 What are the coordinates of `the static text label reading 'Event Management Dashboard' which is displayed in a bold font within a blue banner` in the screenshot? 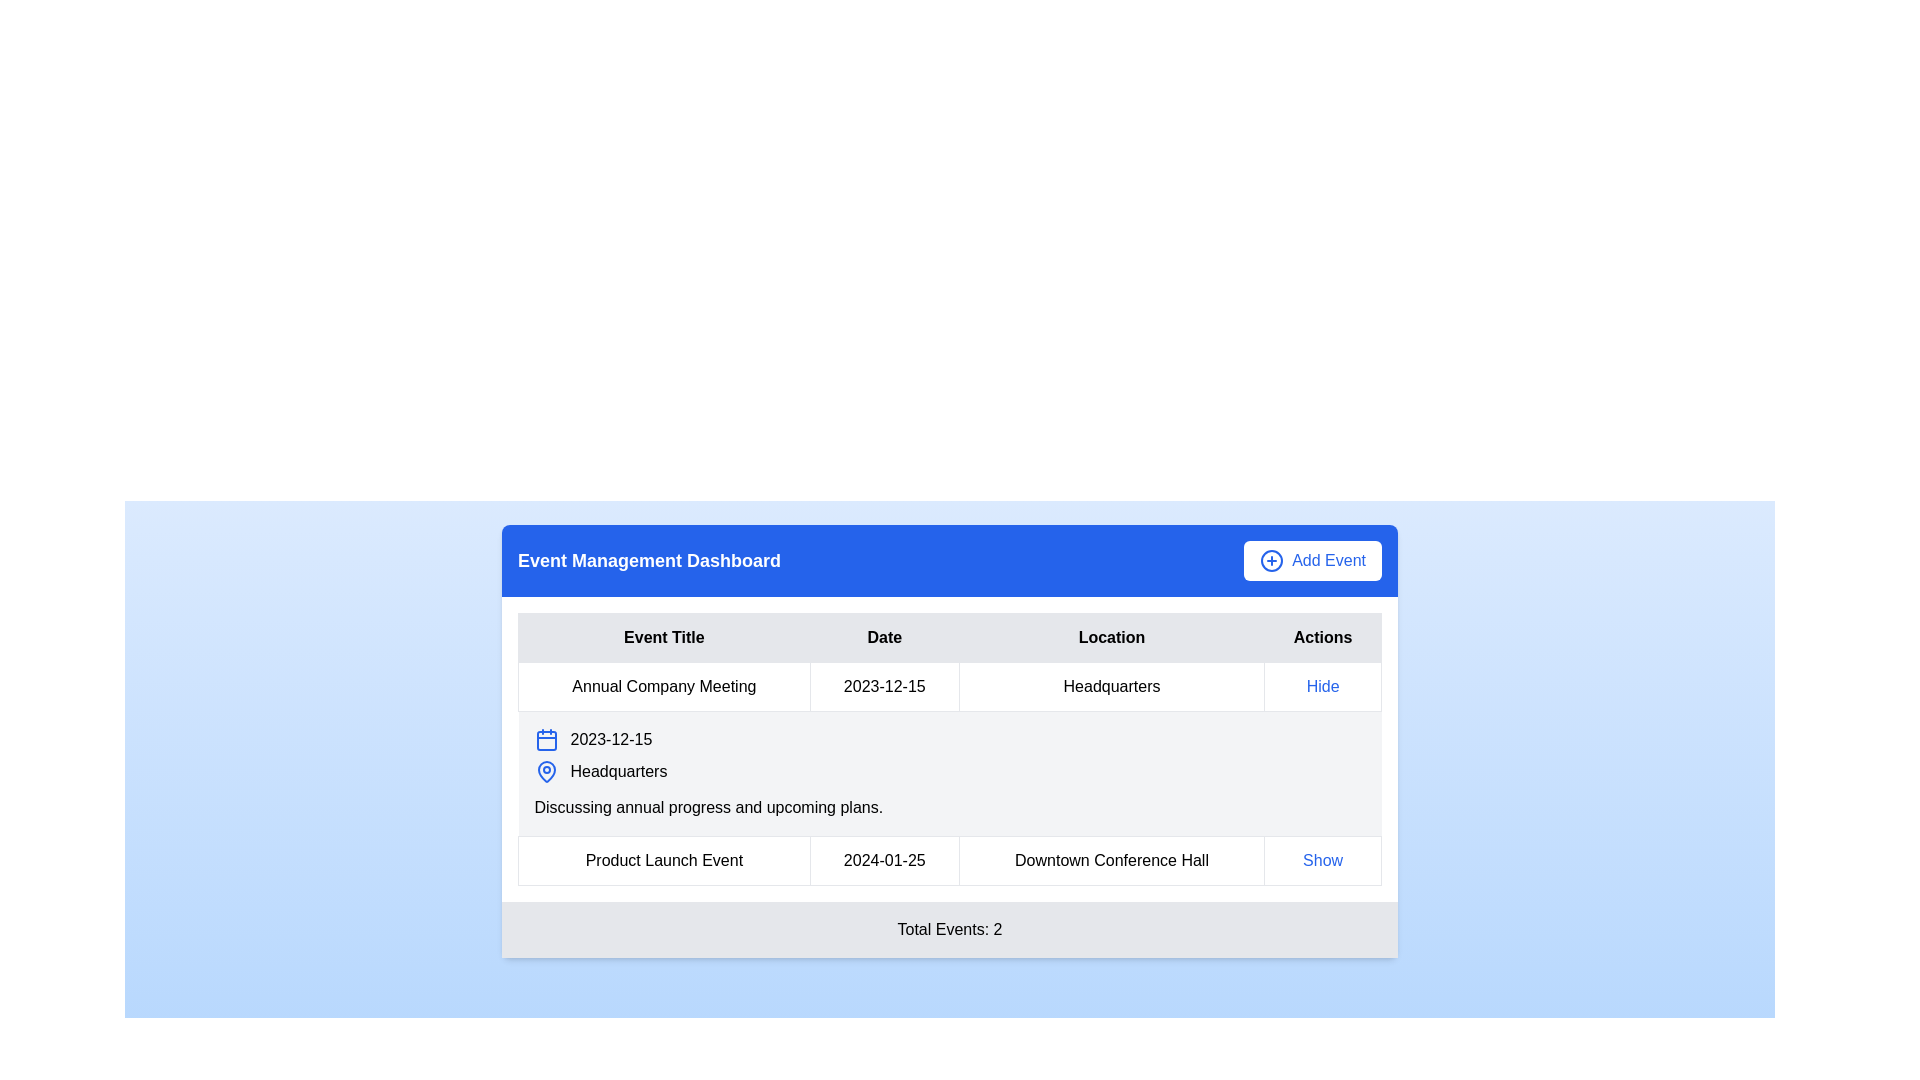 It's located at (649, 560).